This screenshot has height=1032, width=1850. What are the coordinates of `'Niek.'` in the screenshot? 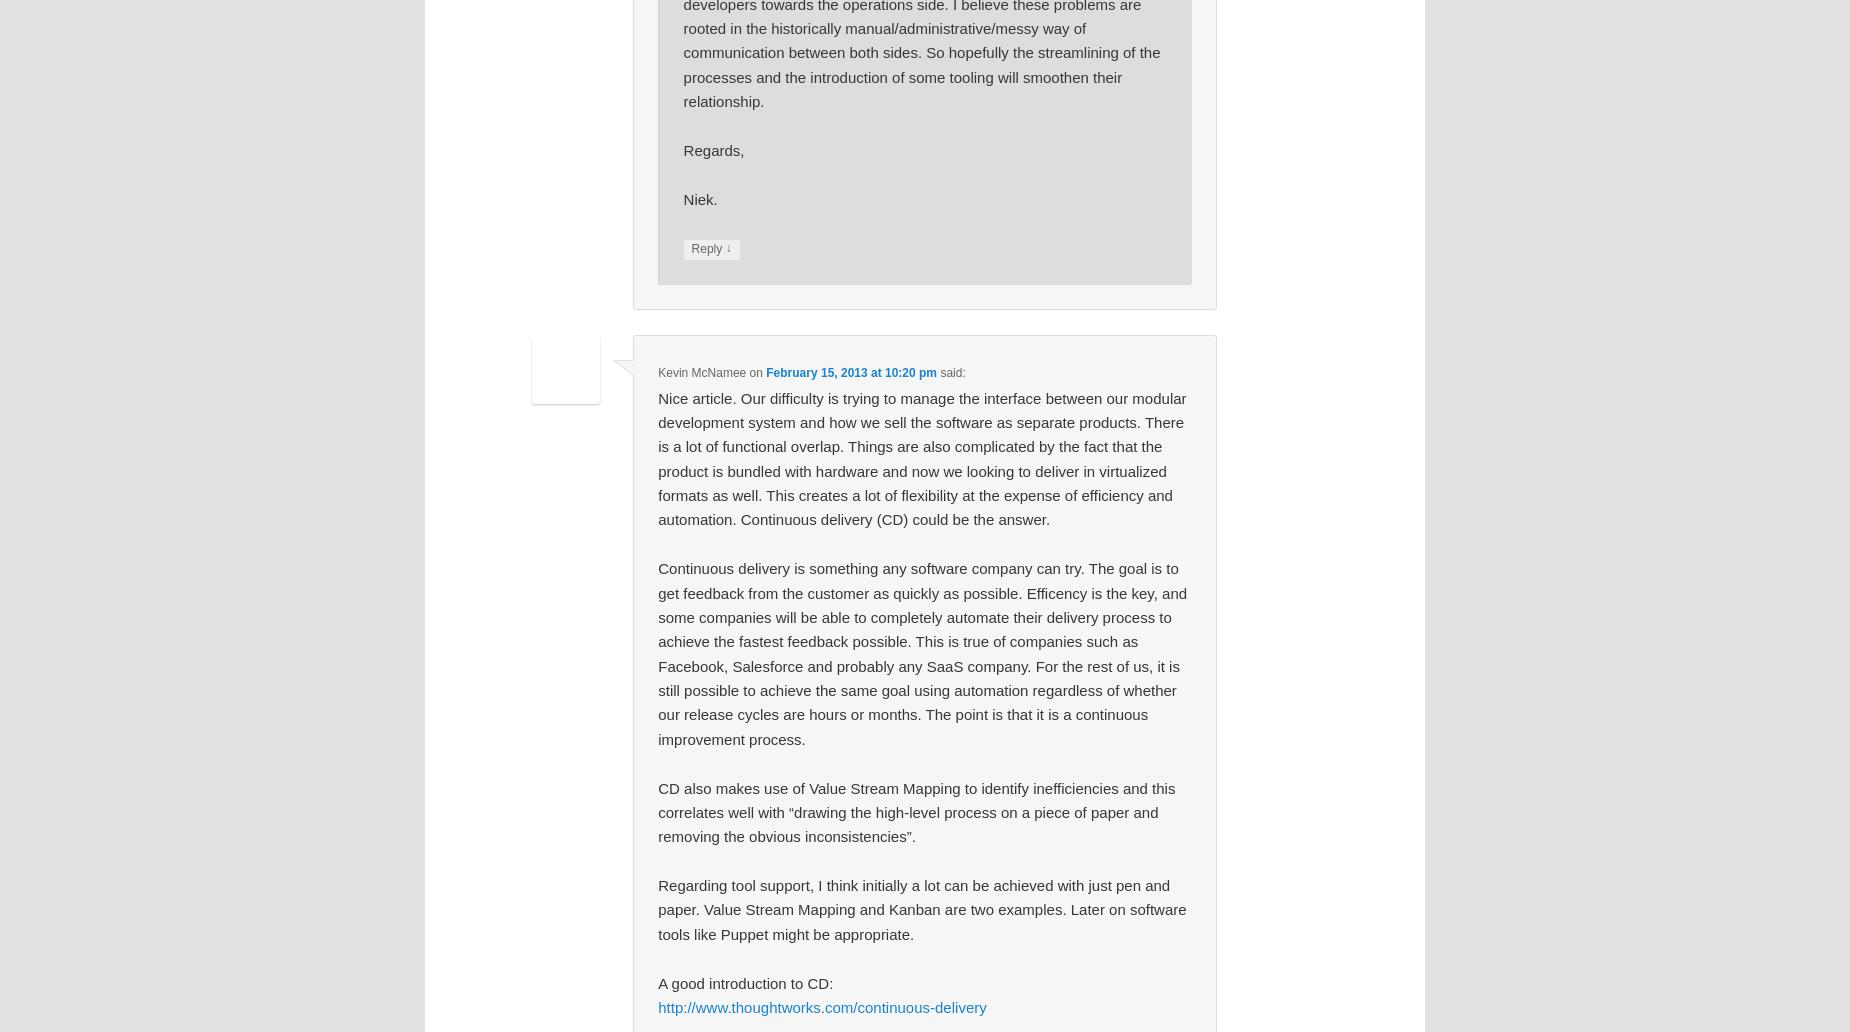 It's located at (700, 197).